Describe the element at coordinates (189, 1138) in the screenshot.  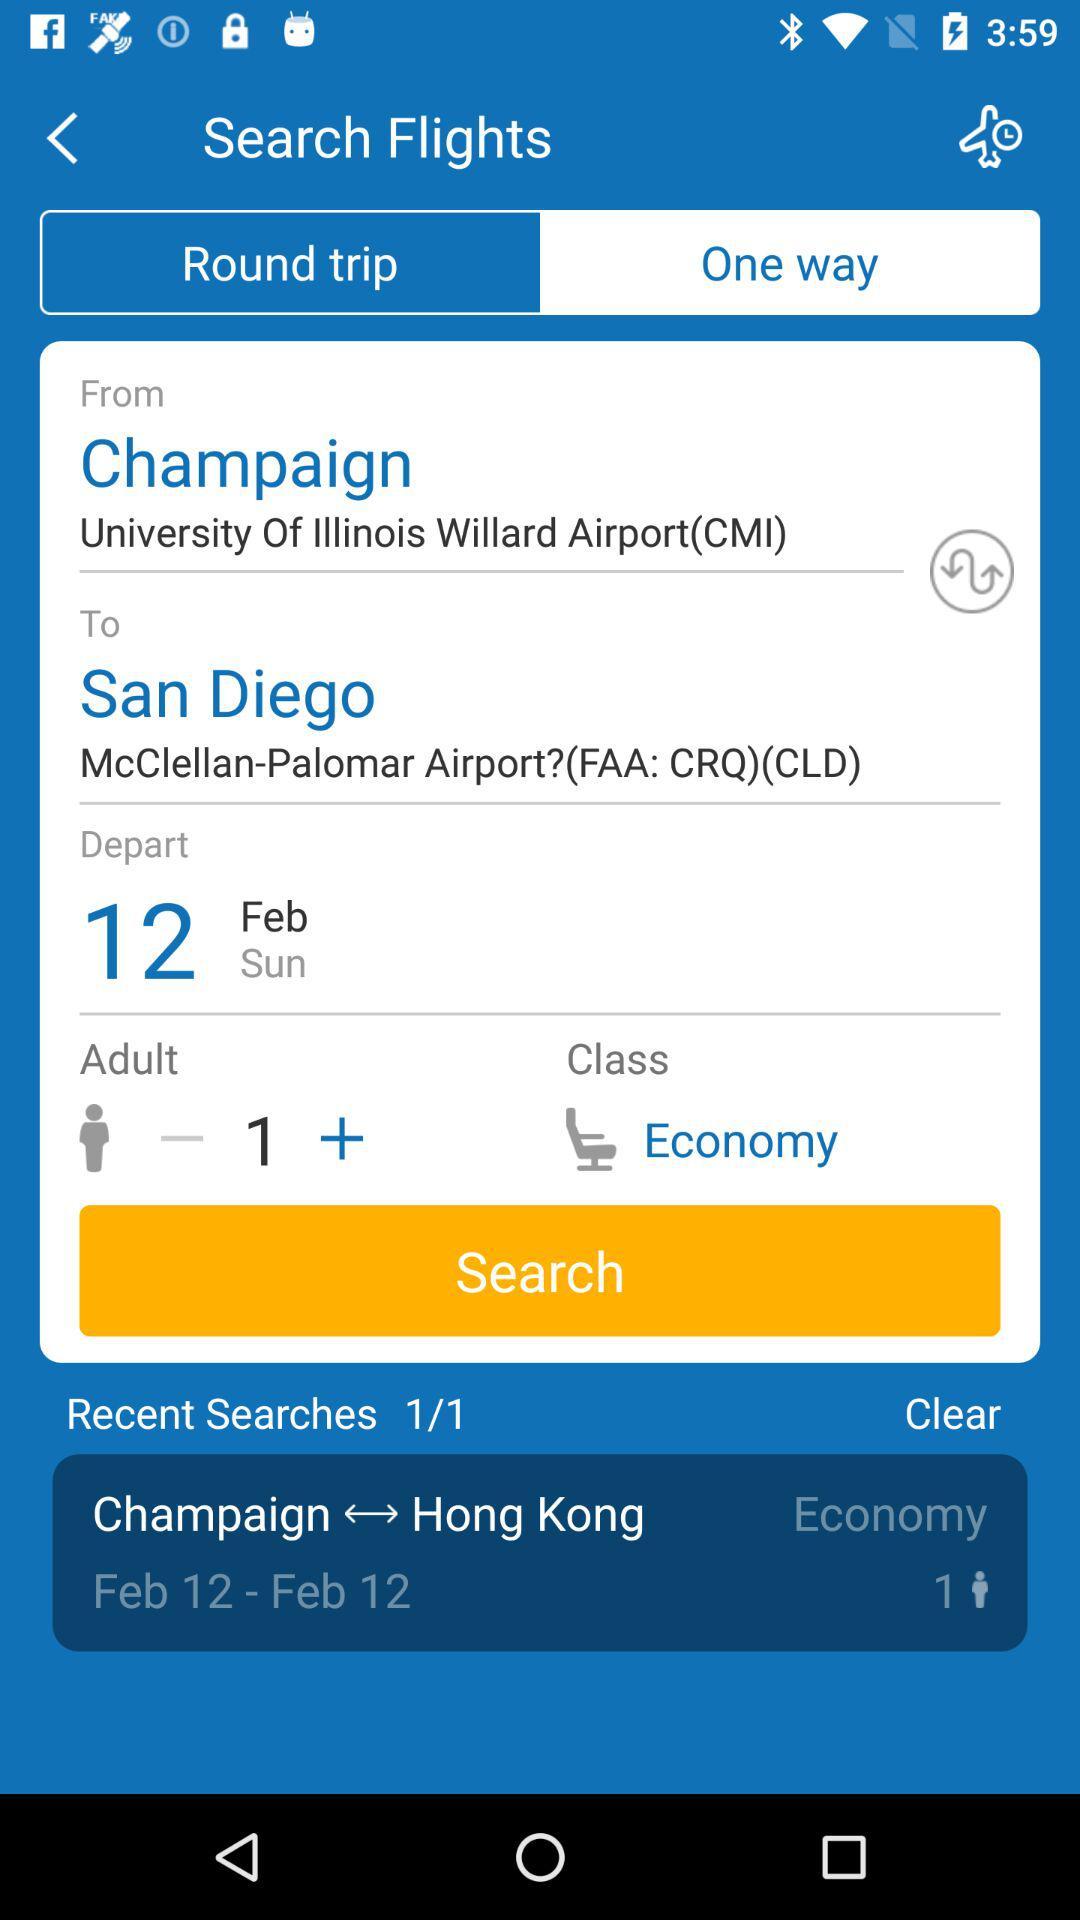
I see `the icon above search icon` at that location.